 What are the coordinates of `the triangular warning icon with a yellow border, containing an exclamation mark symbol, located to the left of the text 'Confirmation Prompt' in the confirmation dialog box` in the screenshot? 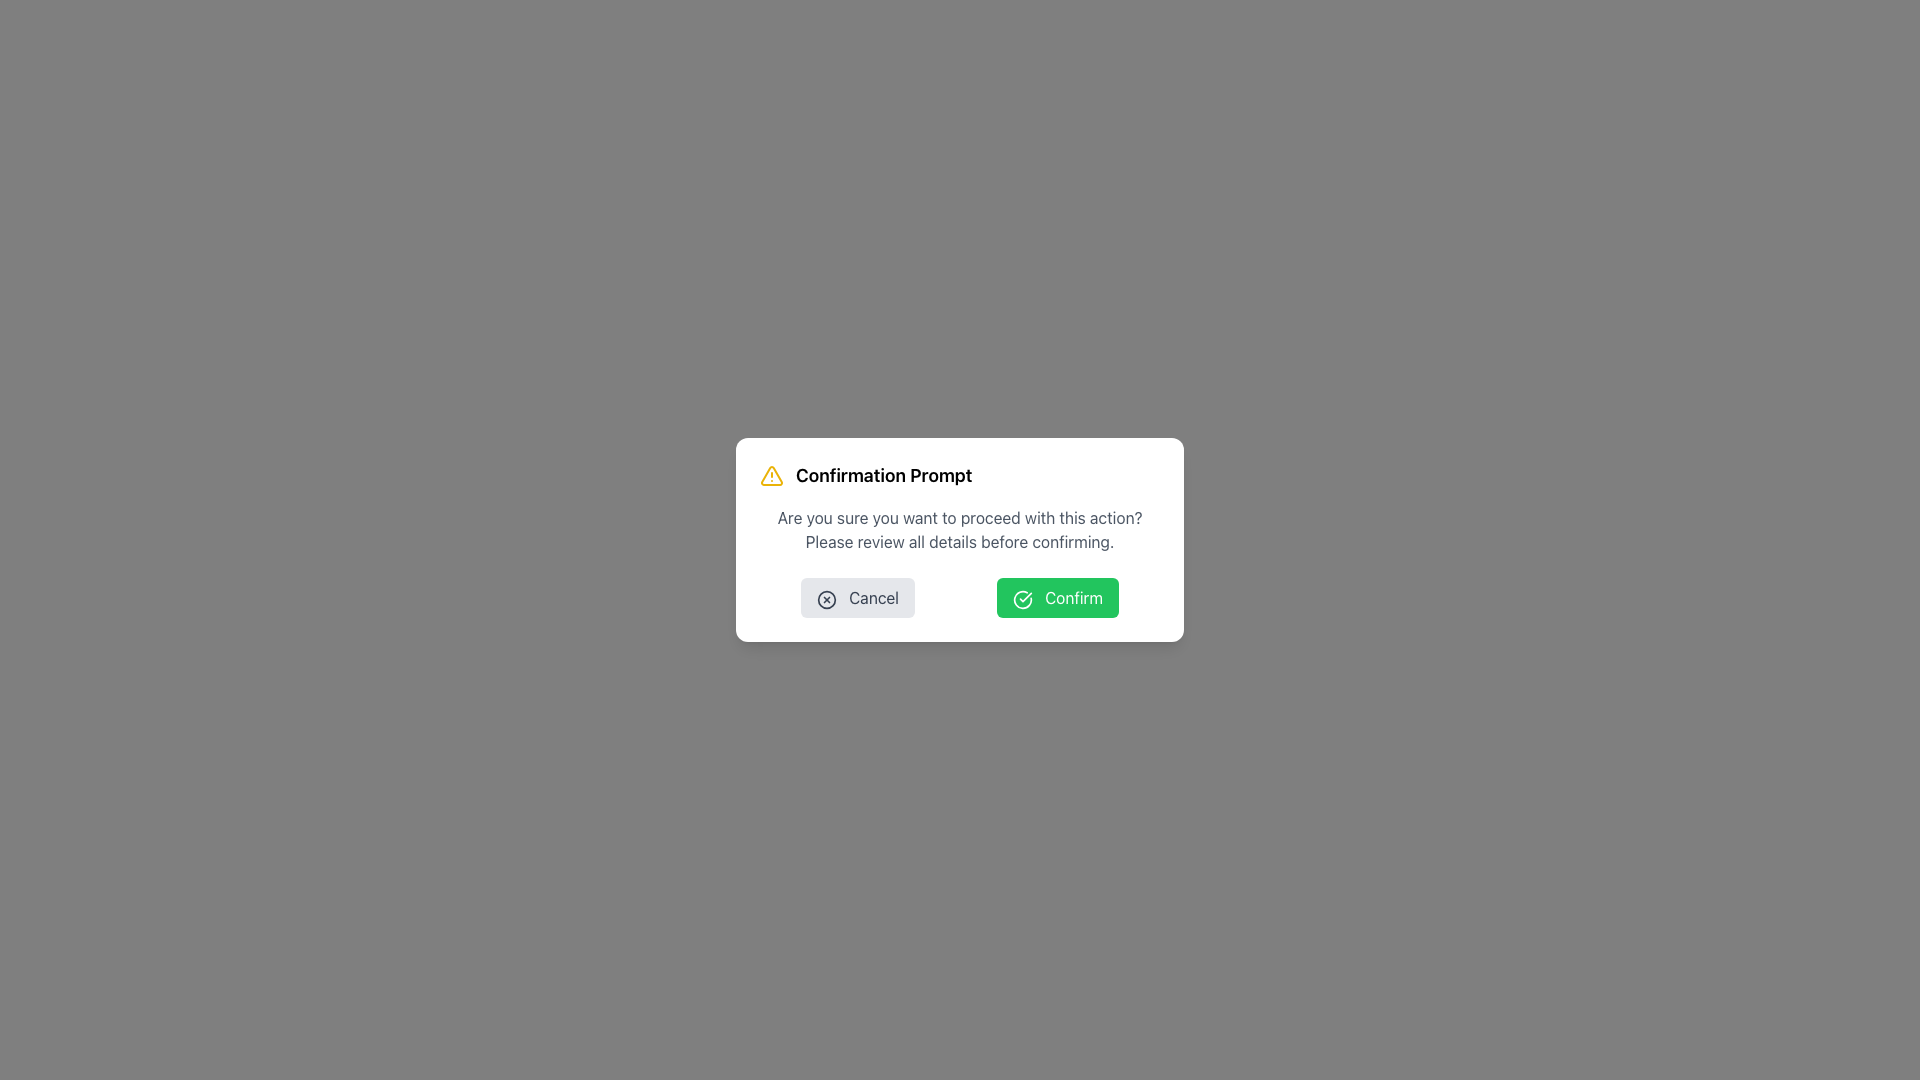 It's located at (771, 475).